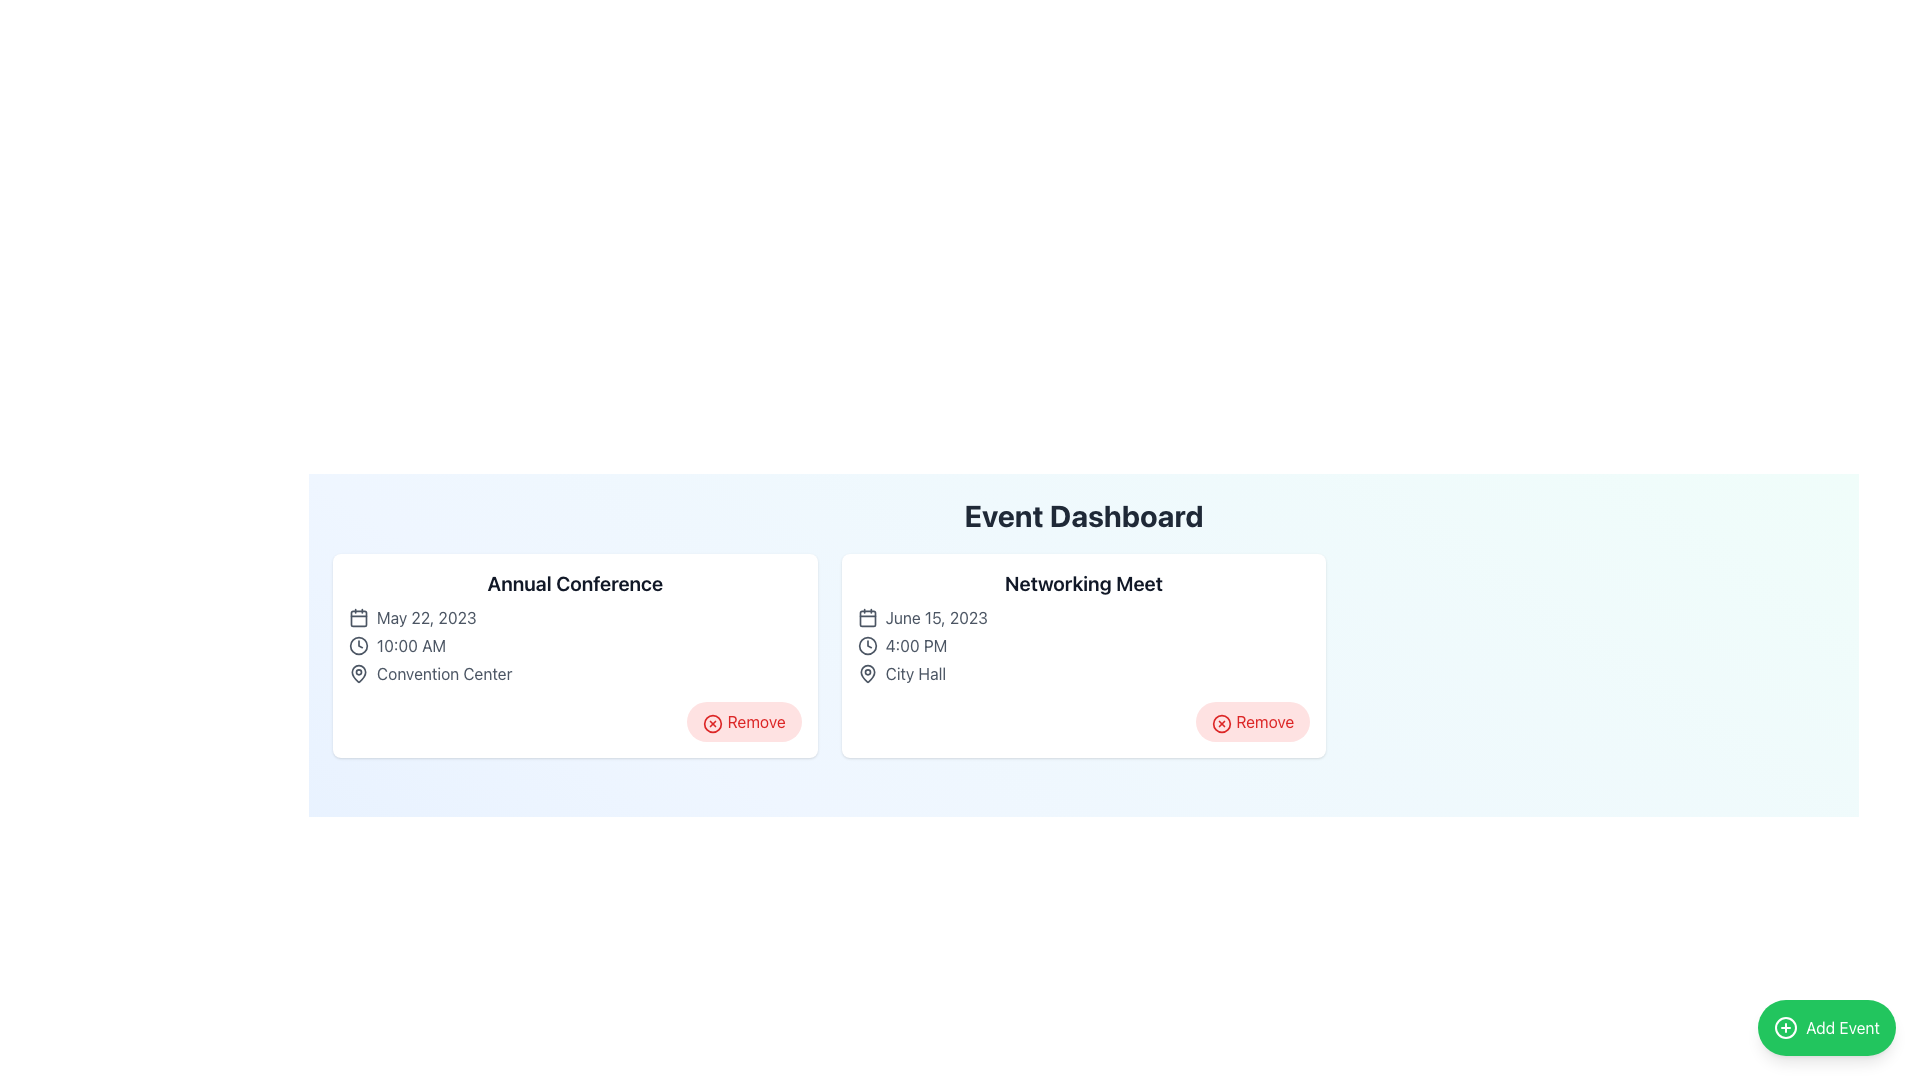 This screenshot has width=1920, height=1080. Describe the element at coordinates (359, 672) in the screenshot. I see `the map pin icon located beside the venue location text 'Convention Center' in the 'Annual Conference' card` at that location.